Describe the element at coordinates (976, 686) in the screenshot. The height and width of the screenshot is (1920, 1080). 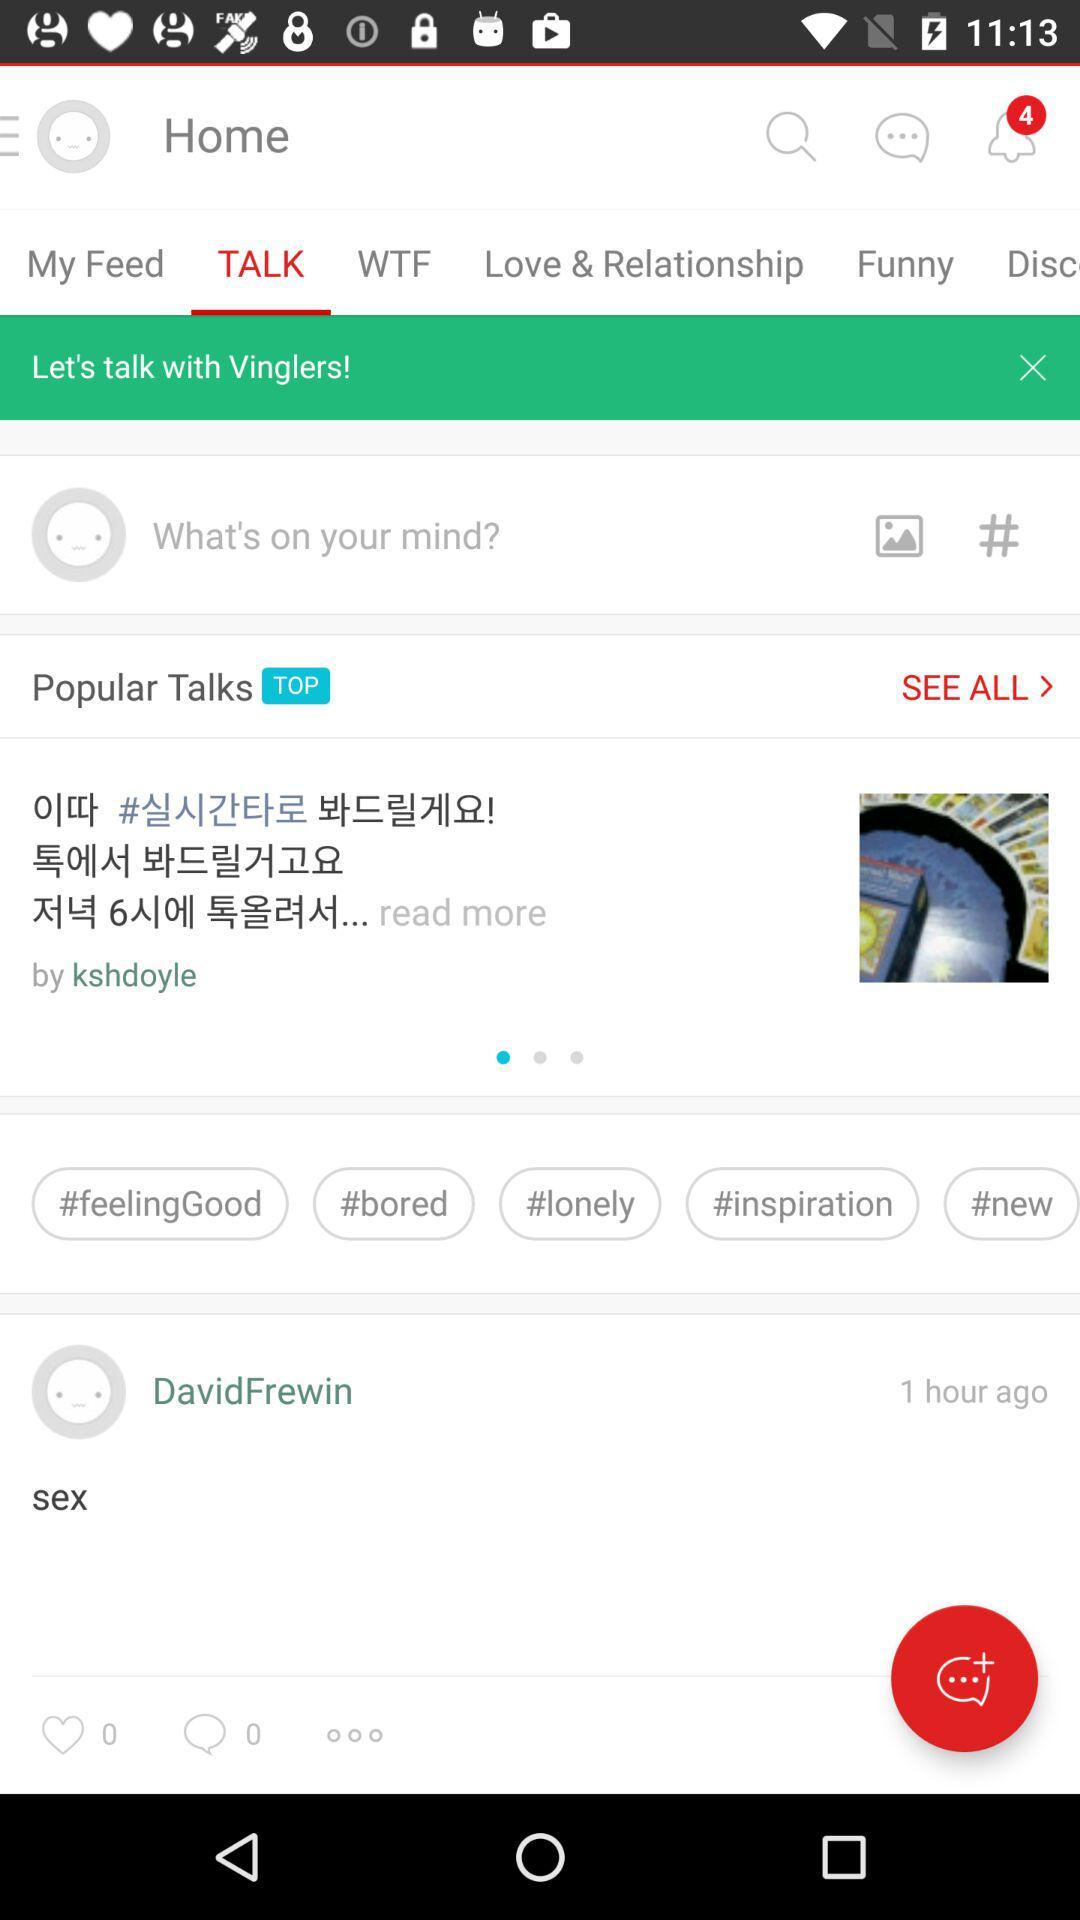
I see `item next to the top icon` at that location.